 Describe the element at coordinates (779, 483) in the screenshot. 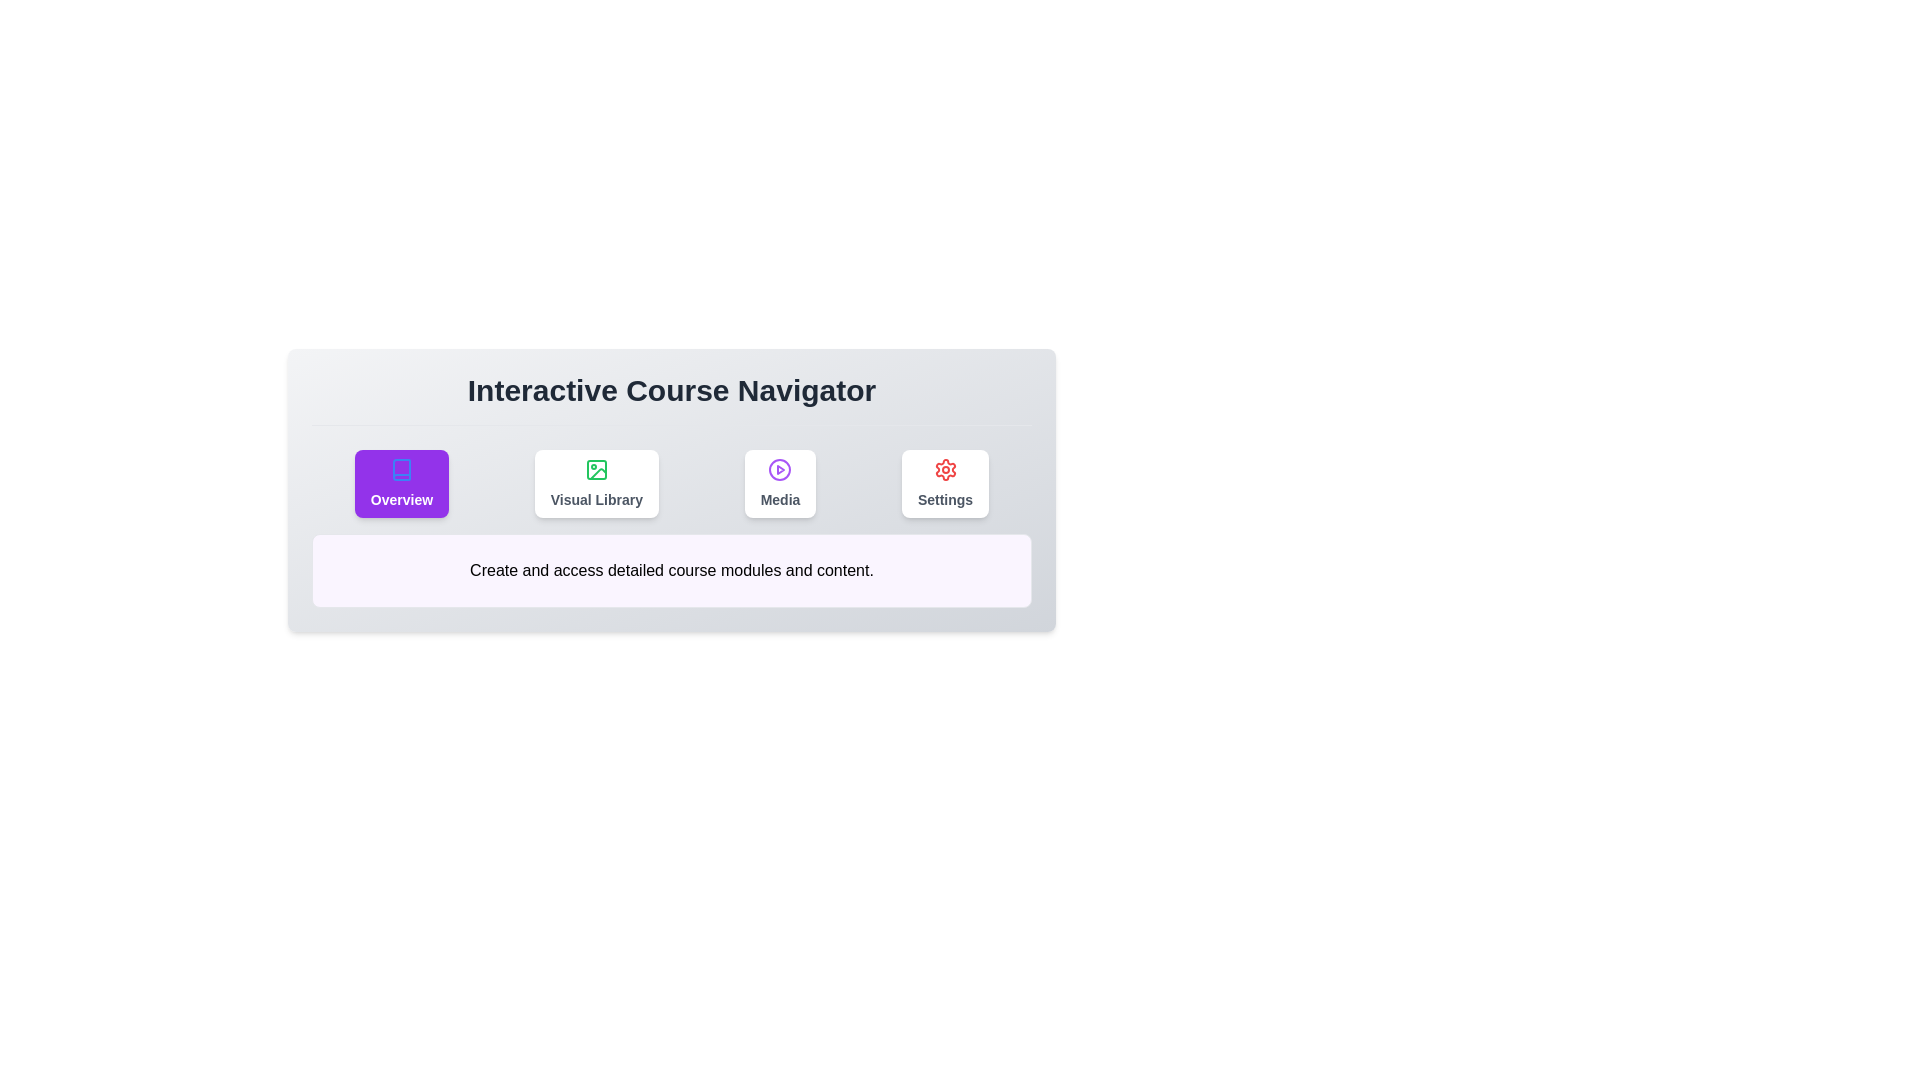

I see `the tab labeled Media` at that location.